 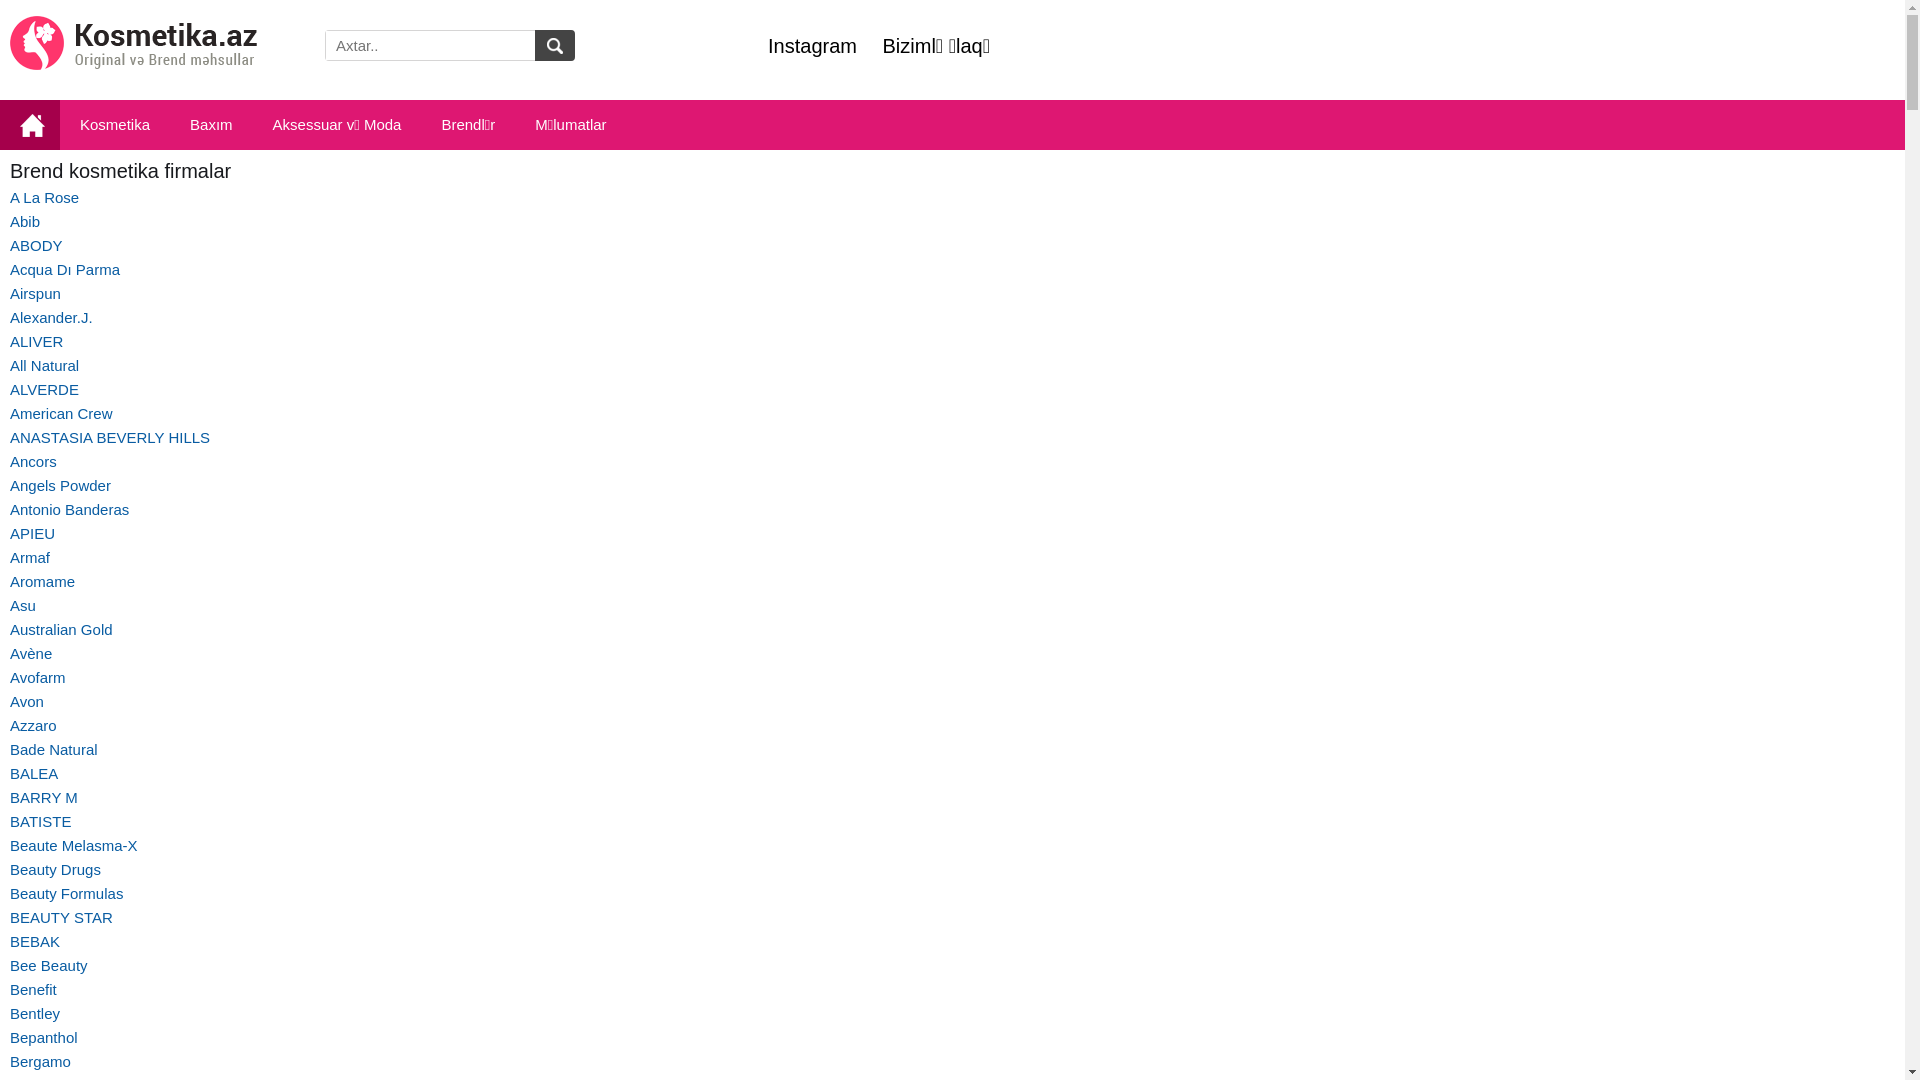 What do you see at coordinates (24, 221) in the screenshot?
I see `'Abib'` at bounding box center [24, 221].